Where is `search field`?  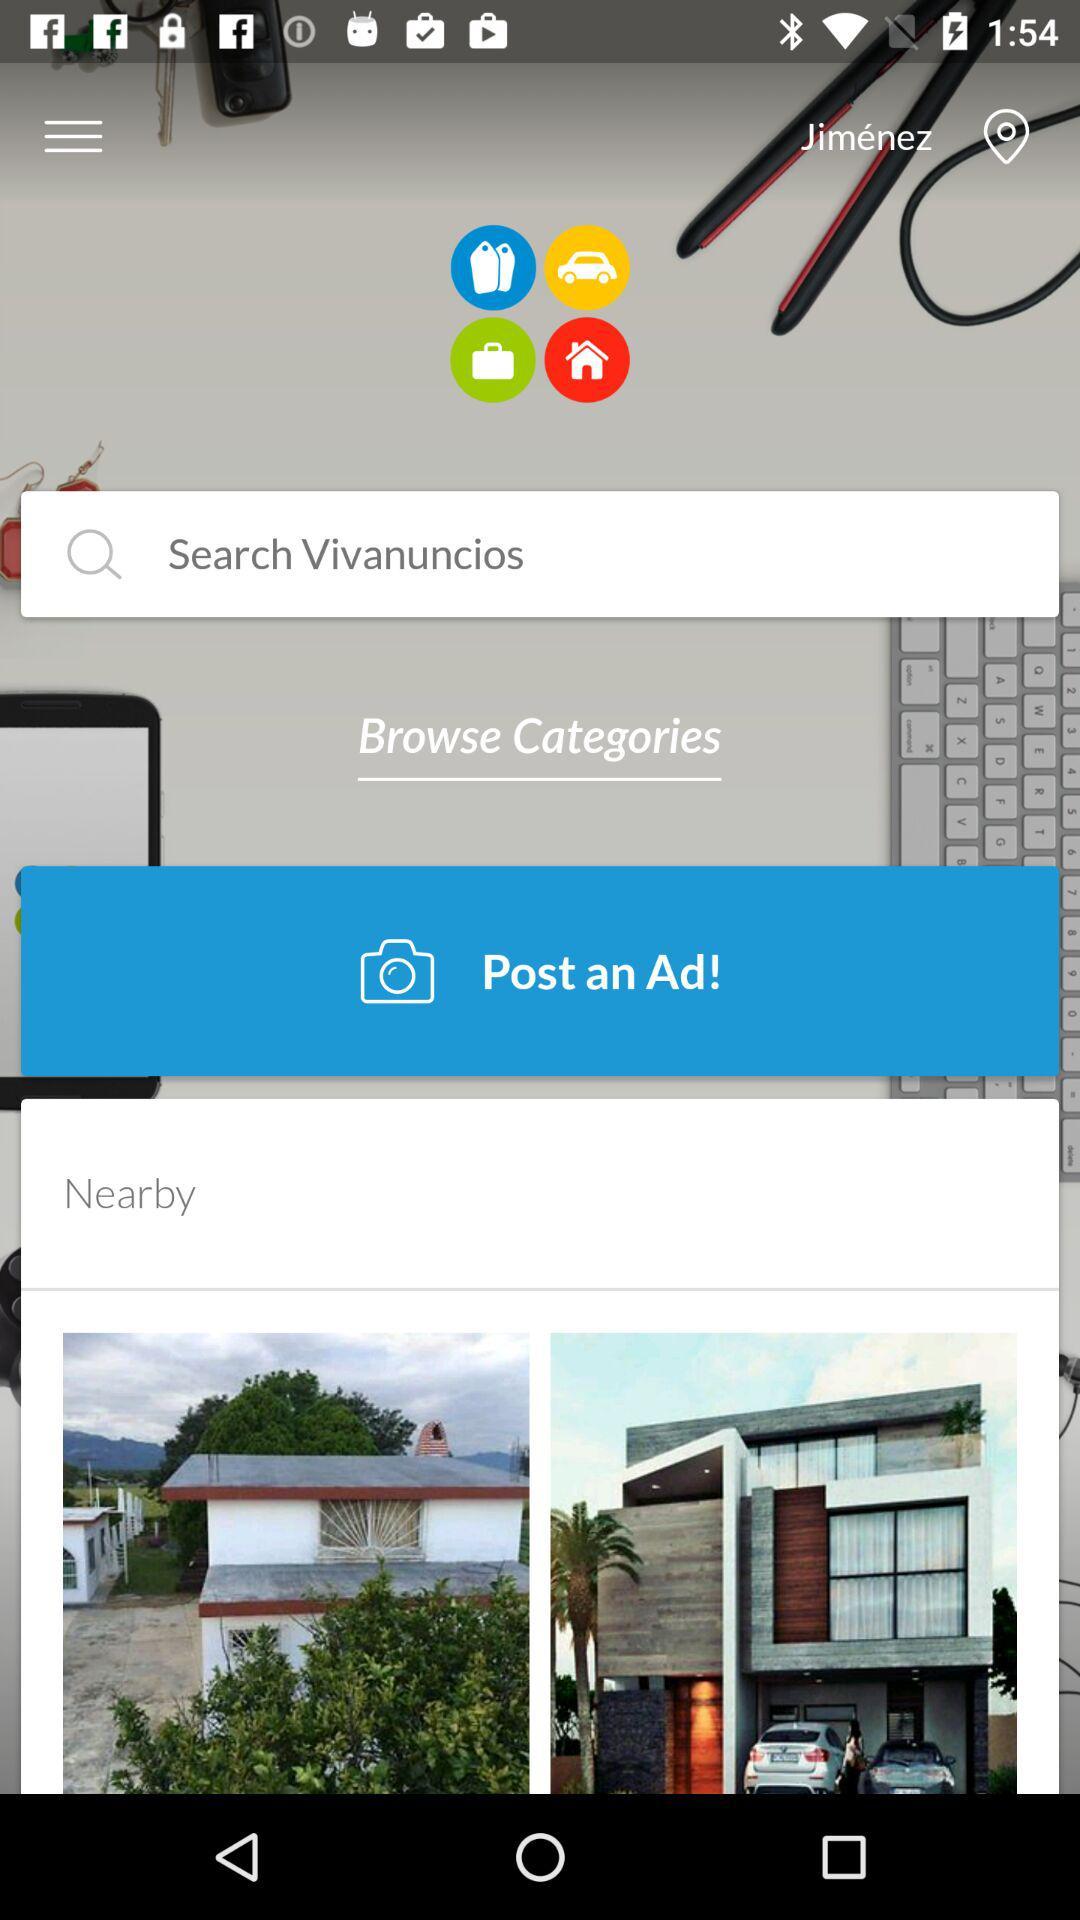
search field is located at coordinates (94, 554).